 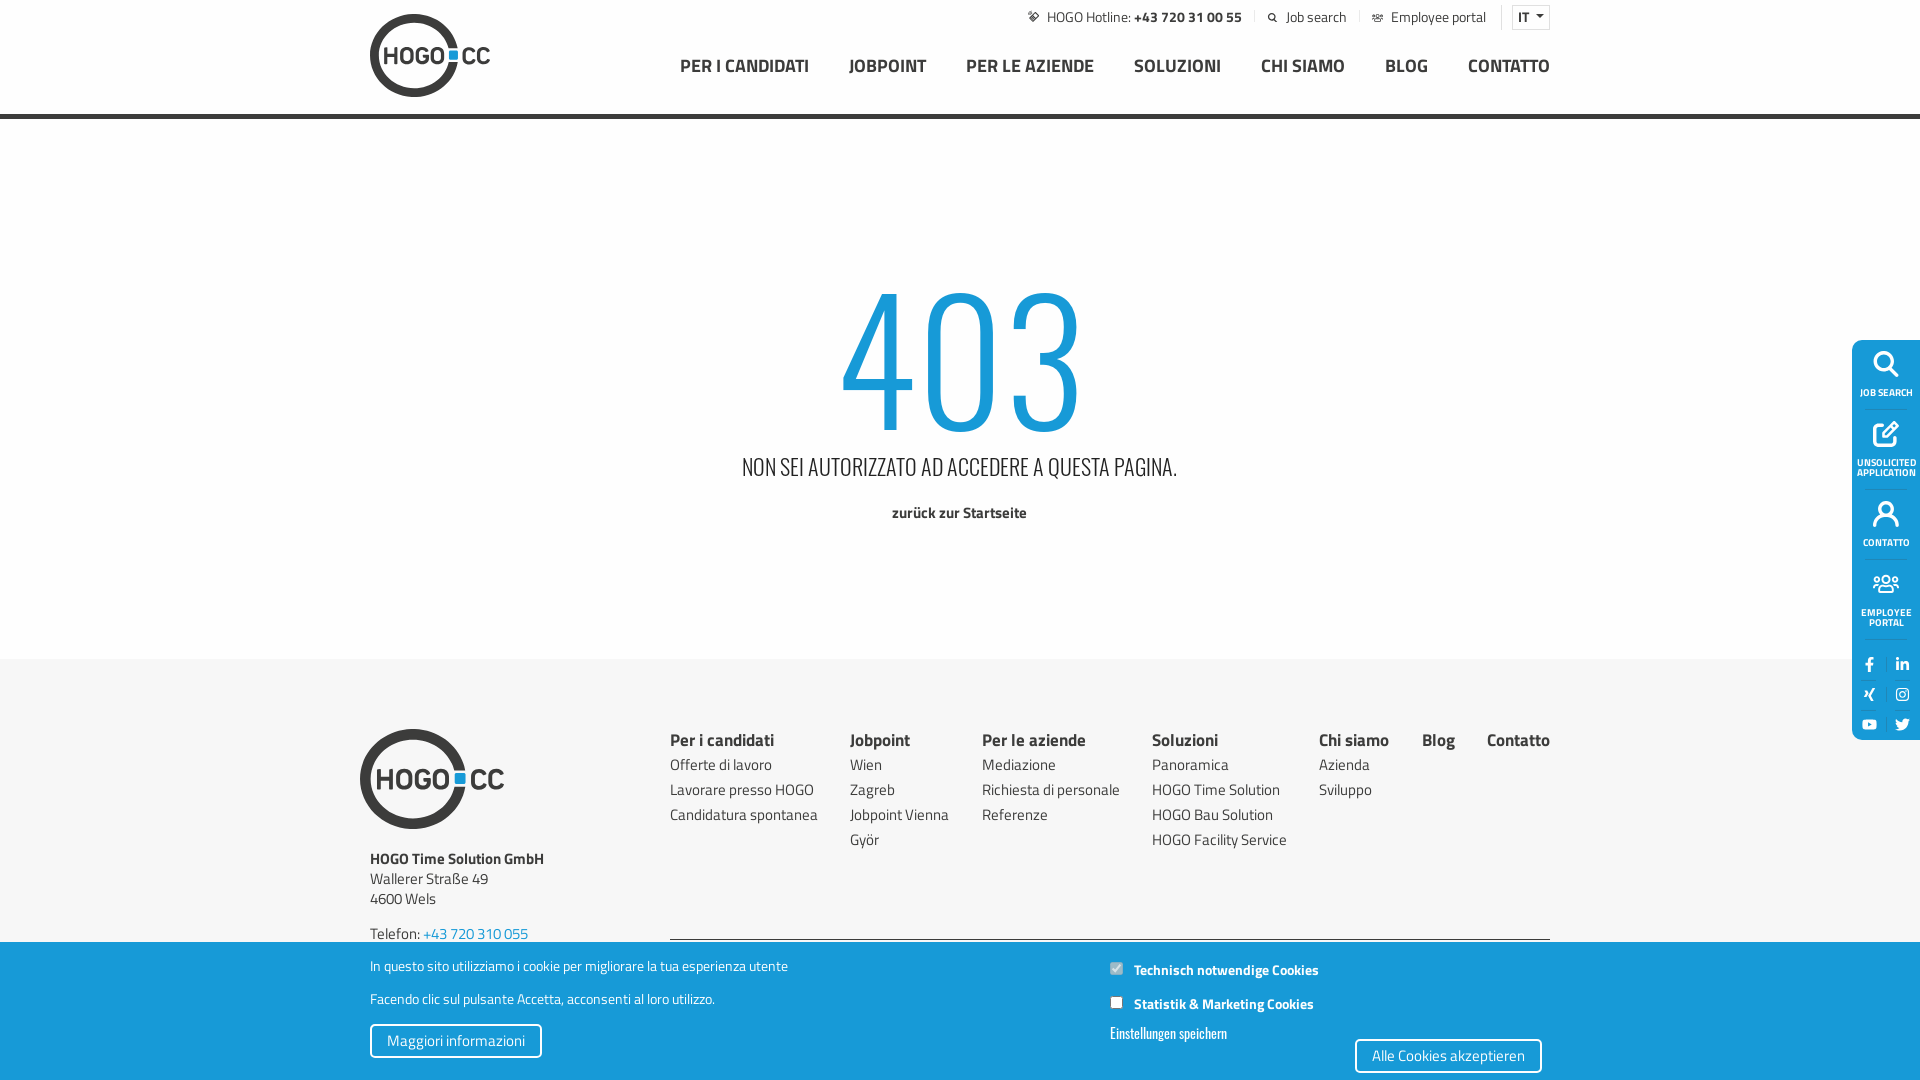 I want to click on 'office@hogo.cc', so click(x=466, y=972).